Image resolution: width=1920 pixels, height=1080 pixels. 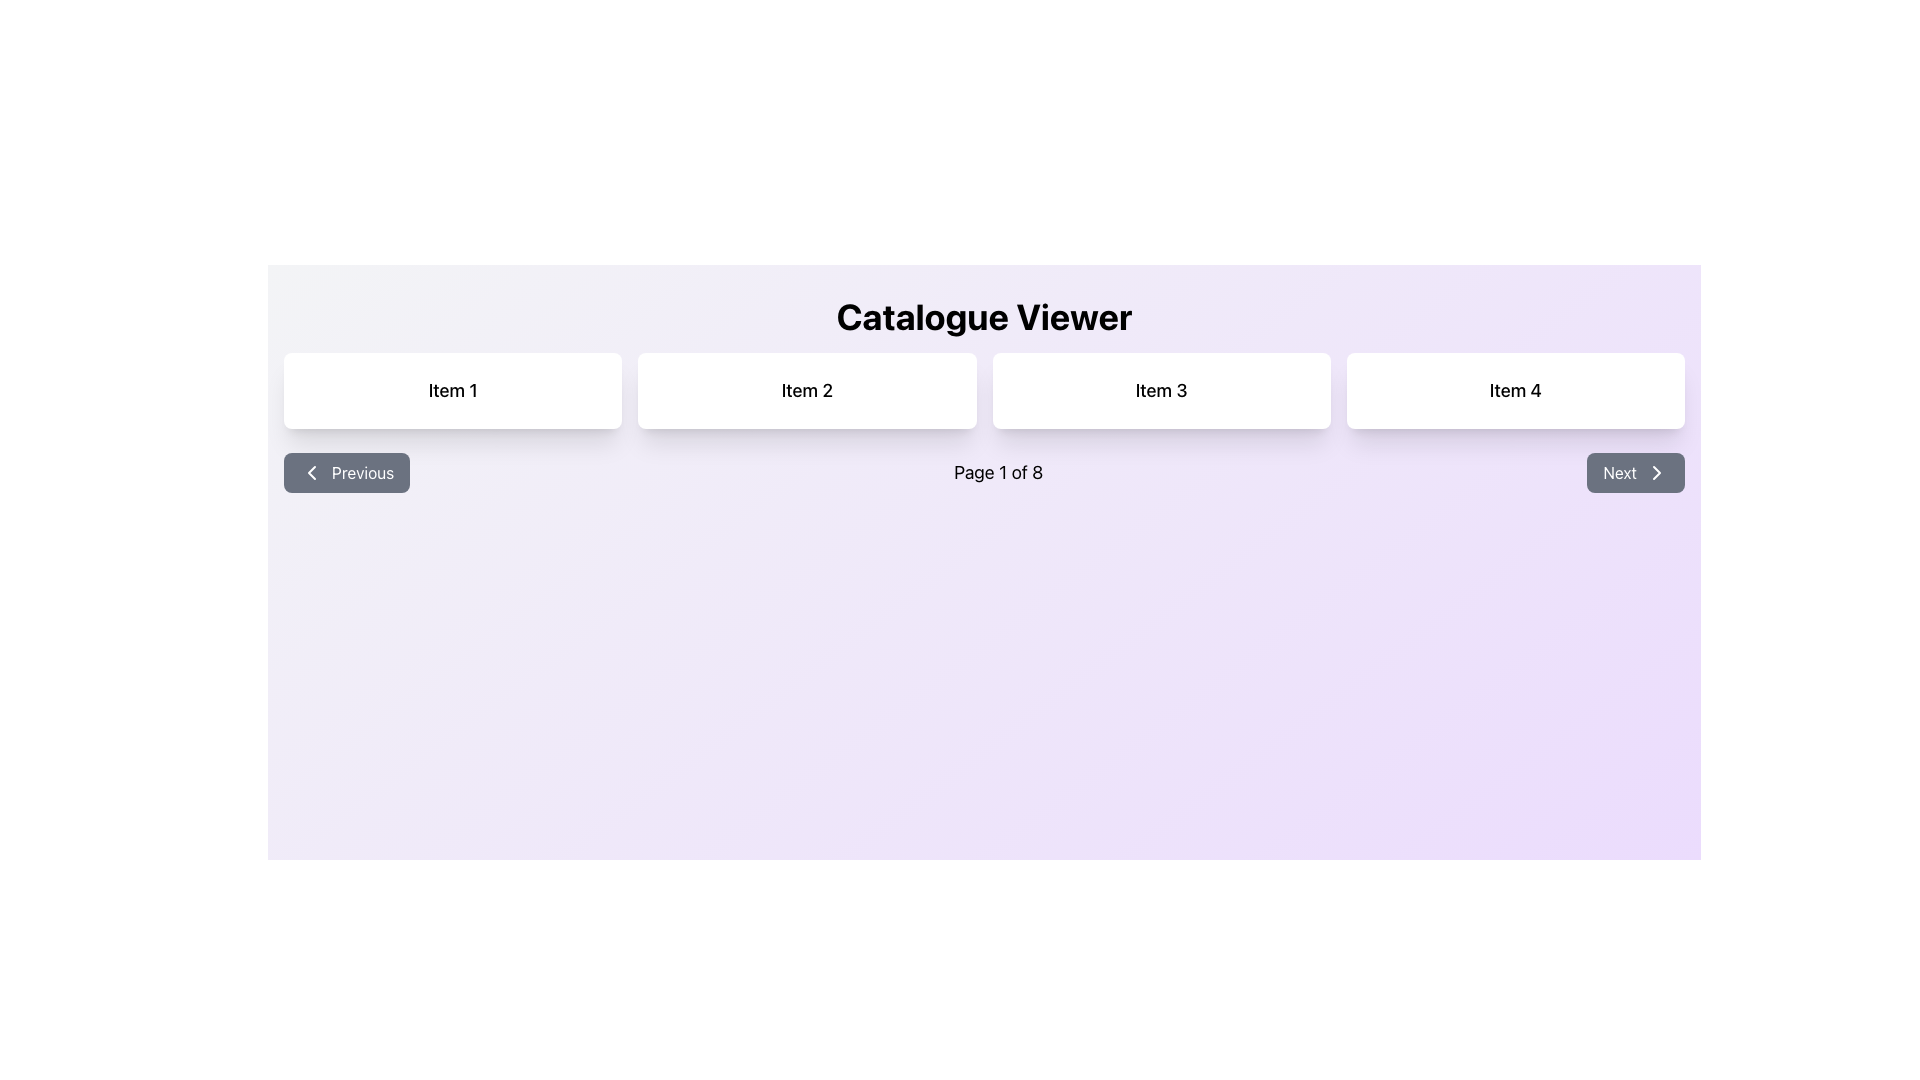 What do you see at coordinates (311, 473) in the screenshot?
I see `the chevron icon located within the 'Previous' button, which indicates navigation to the previous page or section` at bounding box center [311, 473].